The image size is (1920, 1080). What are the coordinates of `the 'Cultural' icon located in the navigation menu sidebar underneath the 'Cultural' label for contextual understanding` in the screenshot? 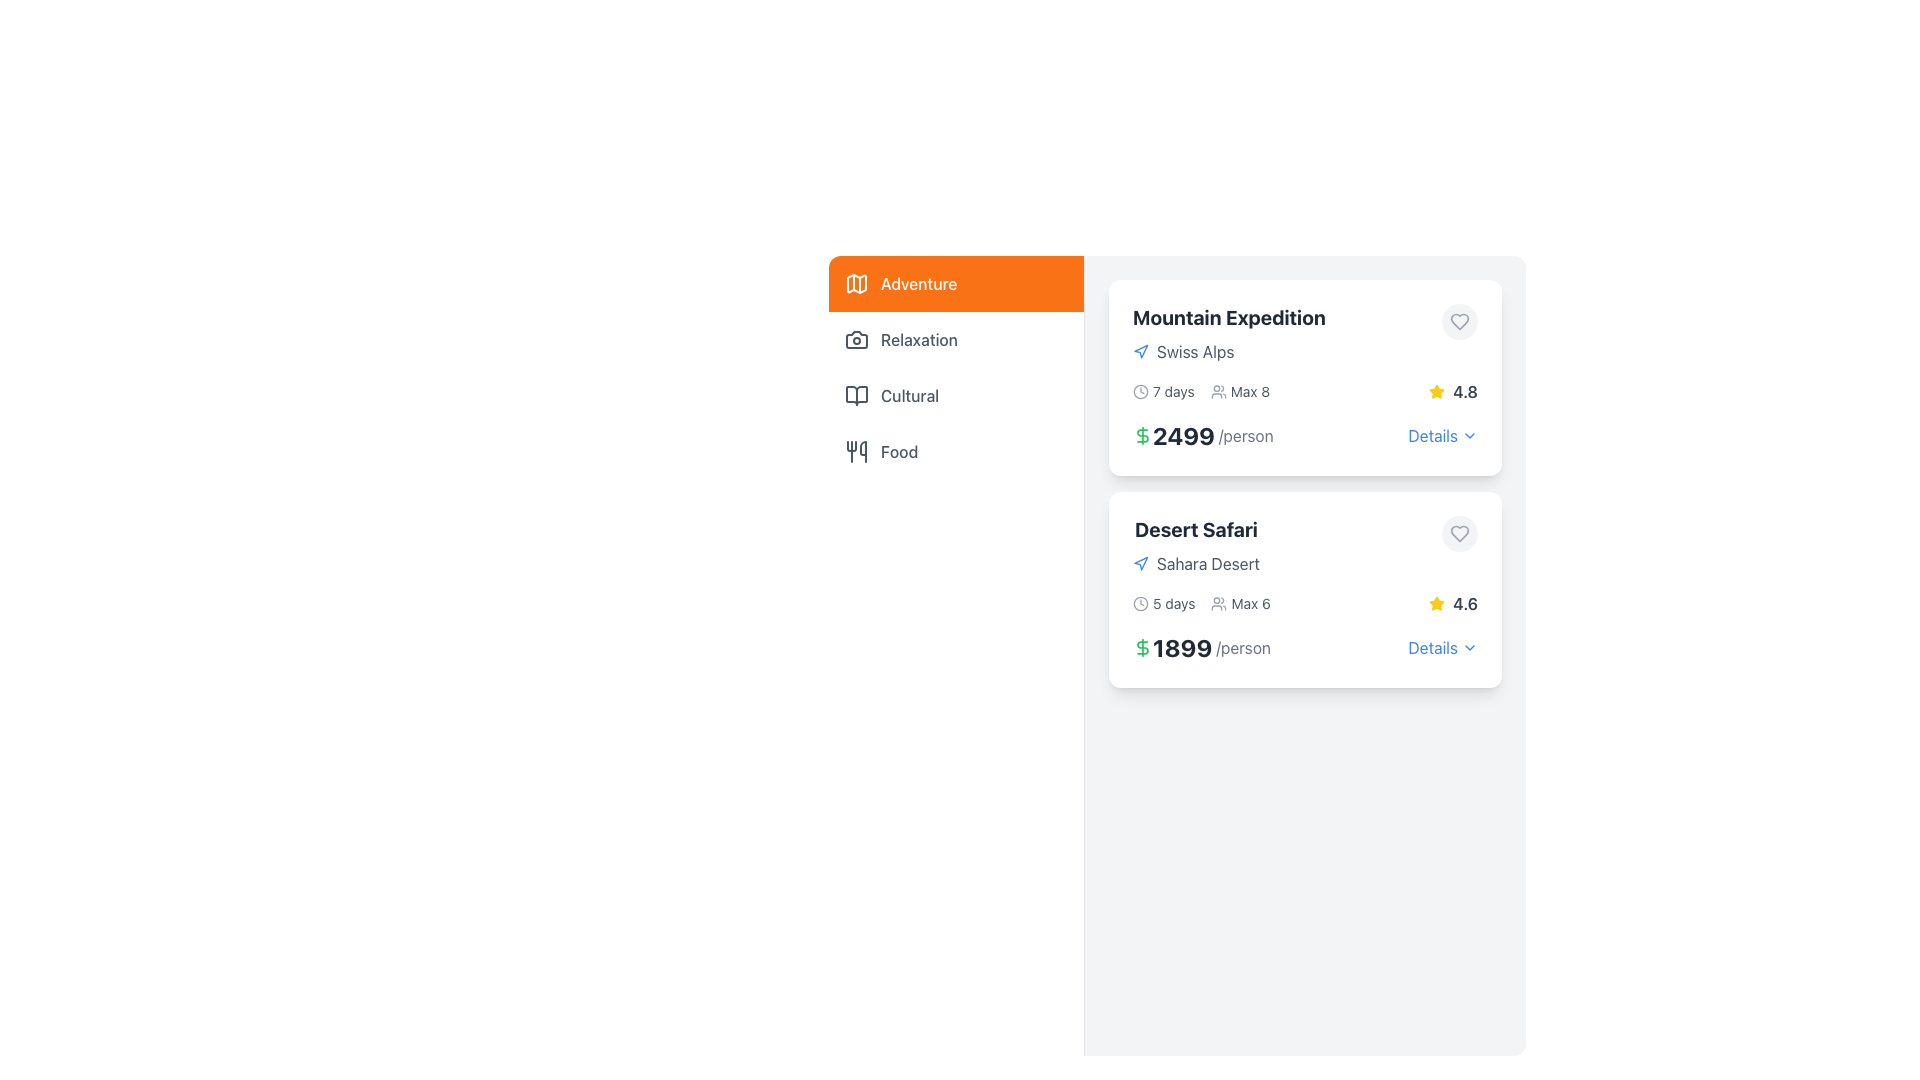 It's located at (857, 396).